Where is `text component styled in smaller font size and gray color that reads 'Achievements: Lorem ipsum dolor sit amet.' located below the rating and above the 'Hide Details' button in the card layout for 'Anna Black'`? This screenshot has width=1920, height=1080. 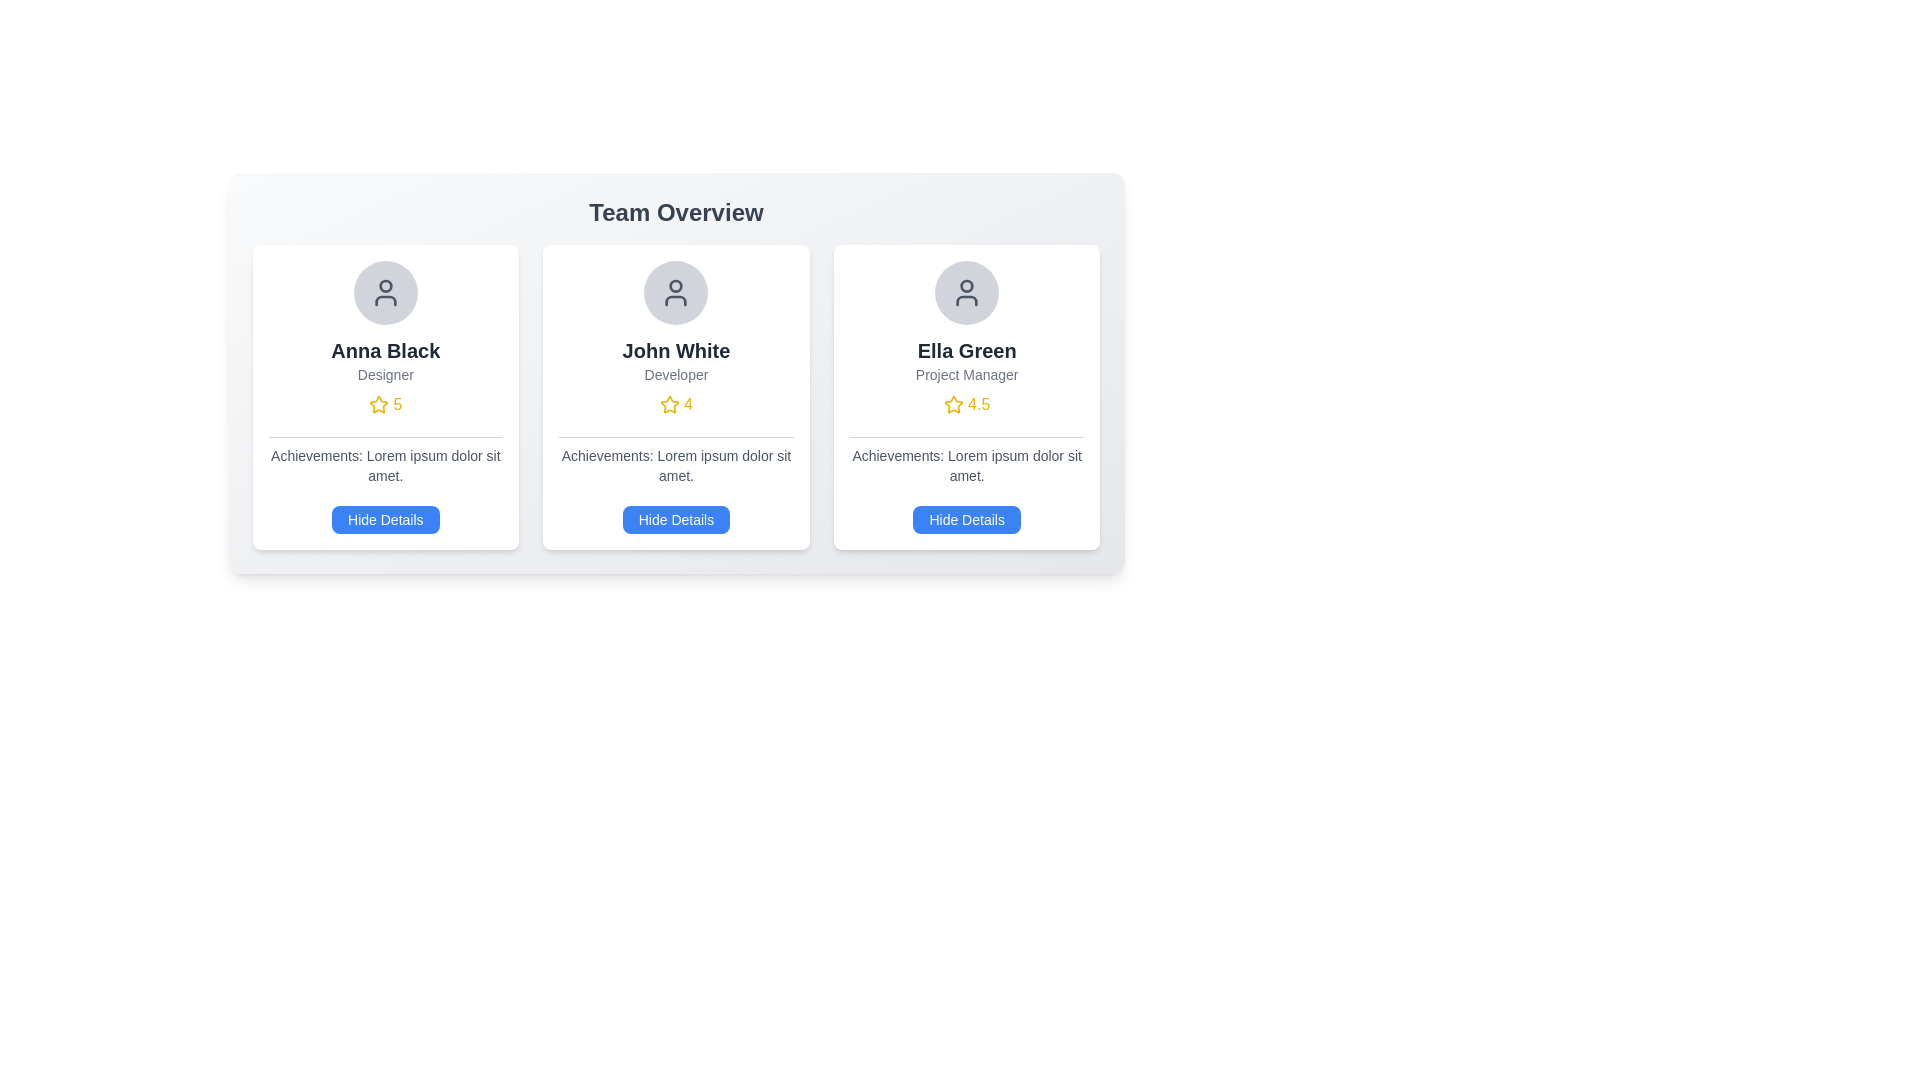
text component styled in smaller font size and gray color that reads 'Achievements: Lorem ipsum dolor sit amet.' located below the rating and above the 'Hide Details' button in the card layout for 'Anna Black' is located at coordinates (385, 461).